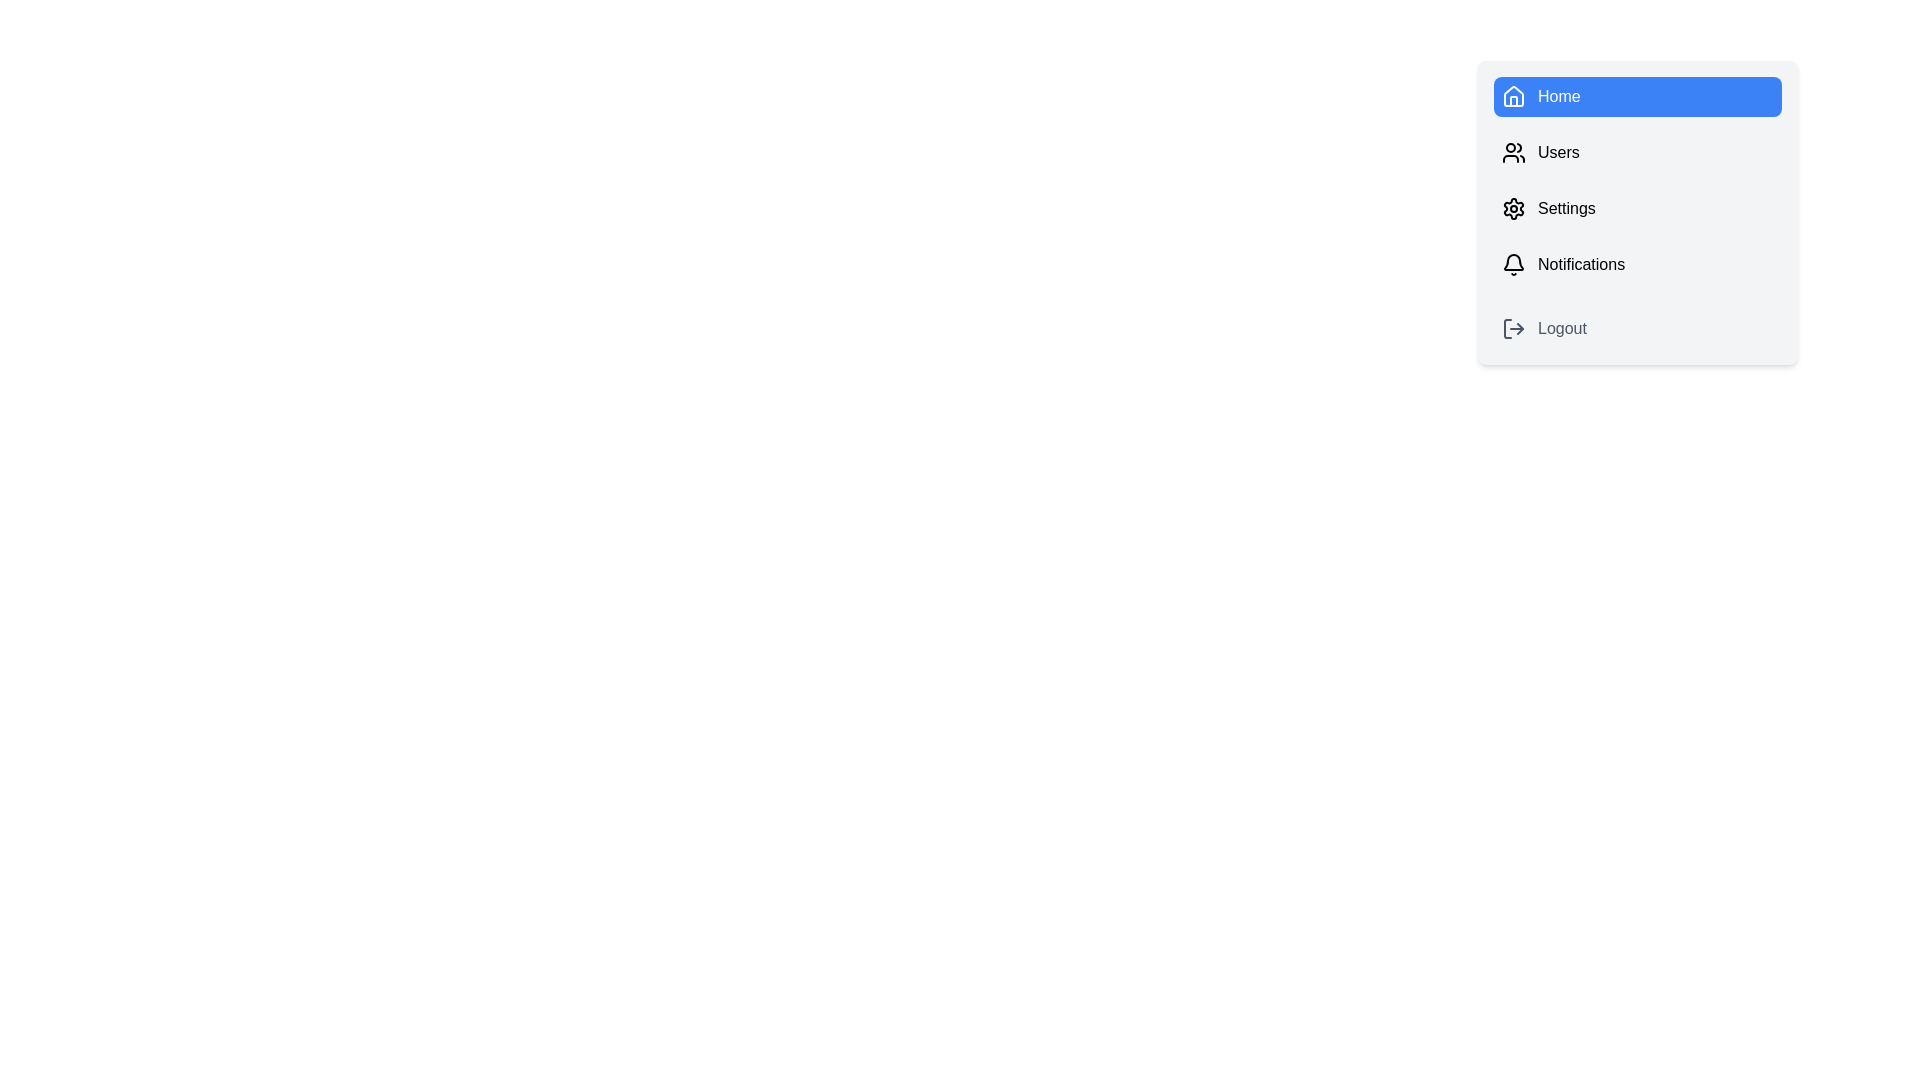  I want to click on the user group icon located to the left of the 'Users' text in the second row of the vertical sidebar menu, so click(1513, 152).